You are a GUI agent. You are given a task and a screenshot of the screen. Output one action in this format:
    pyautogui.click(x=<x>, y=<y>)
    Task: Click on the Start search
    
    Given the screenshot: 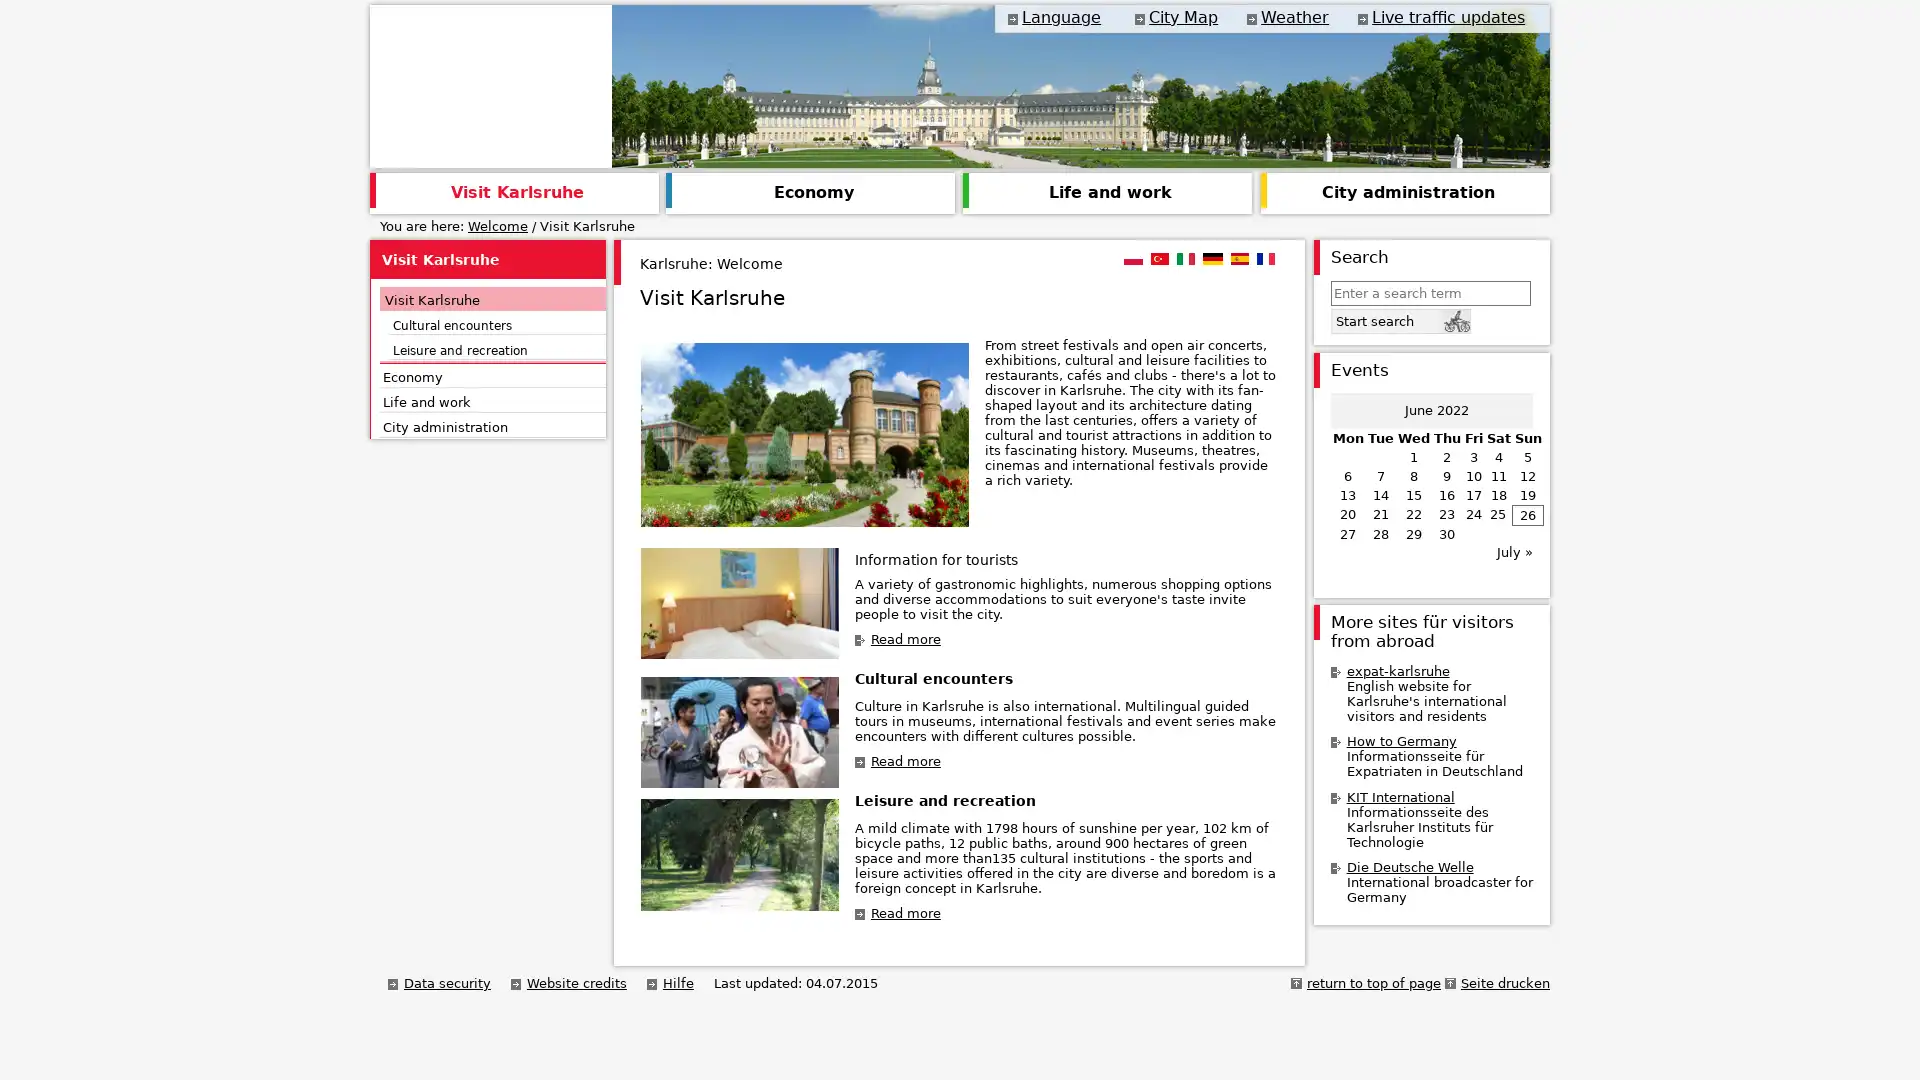 What is the action you would take?
    pyautogui.click(x=1399, y=319)
    